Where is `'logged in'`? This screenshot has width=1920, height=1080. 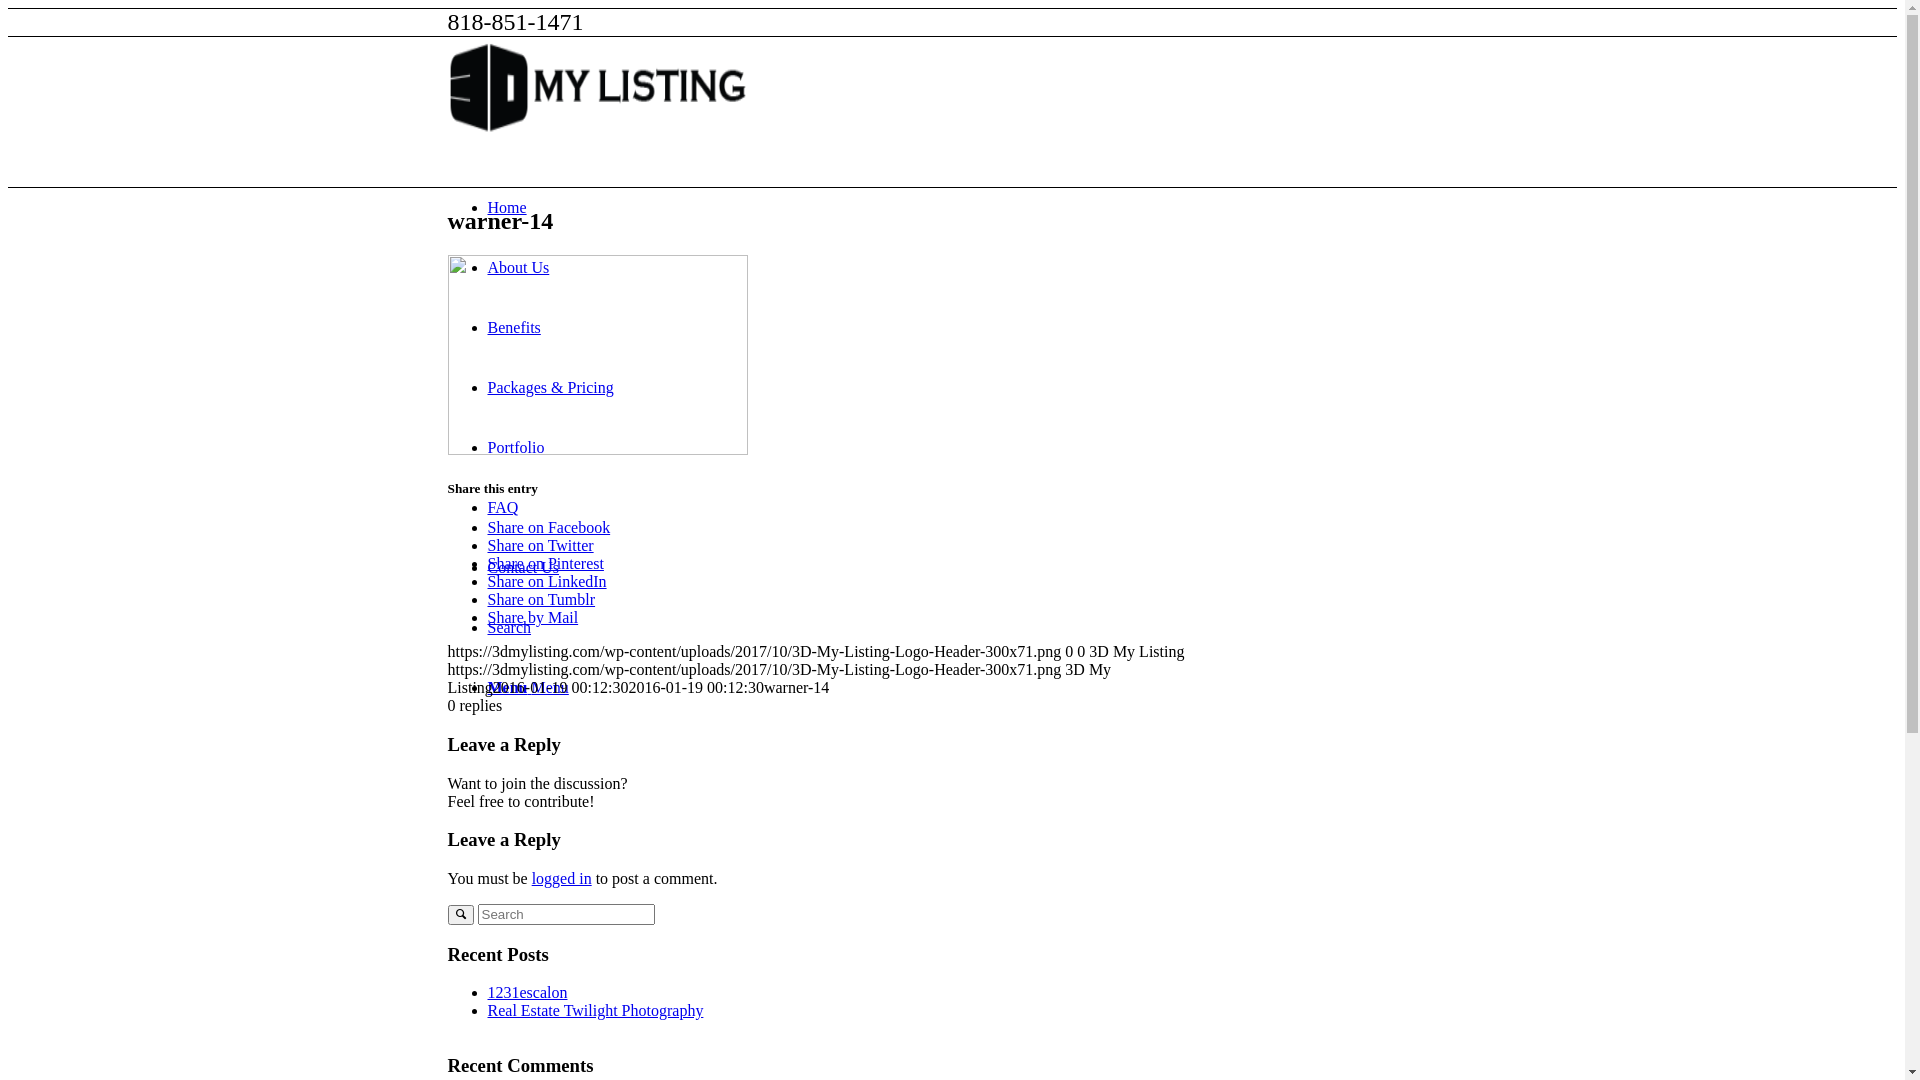
'logged in' is located at coordinates (560, 877).